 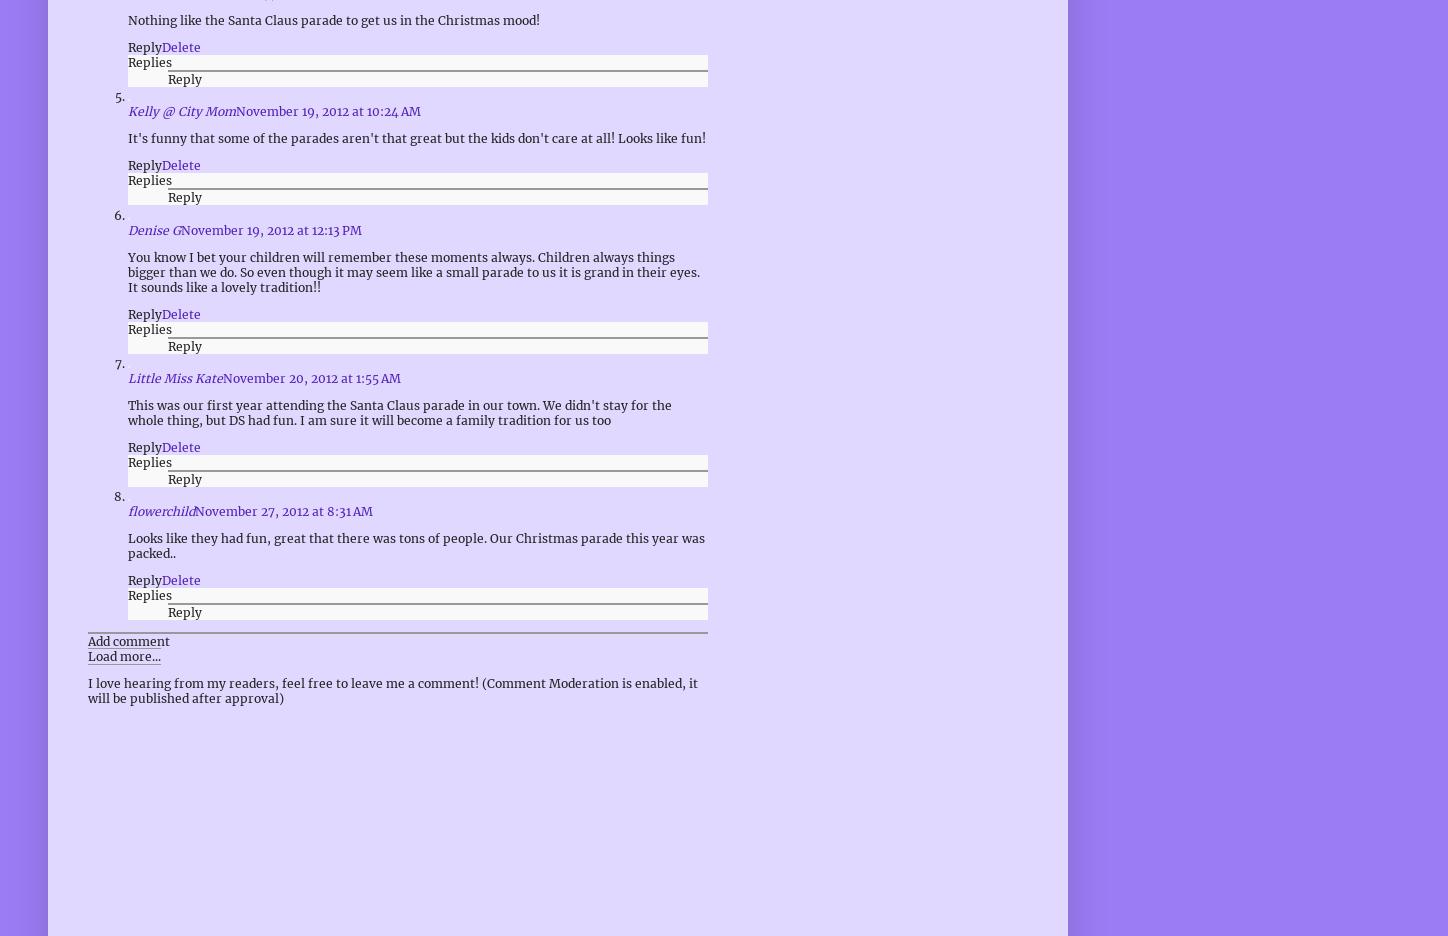 I want to click on 'November 19, 2012 at 12:13 PM', so click(x=271, y=229).